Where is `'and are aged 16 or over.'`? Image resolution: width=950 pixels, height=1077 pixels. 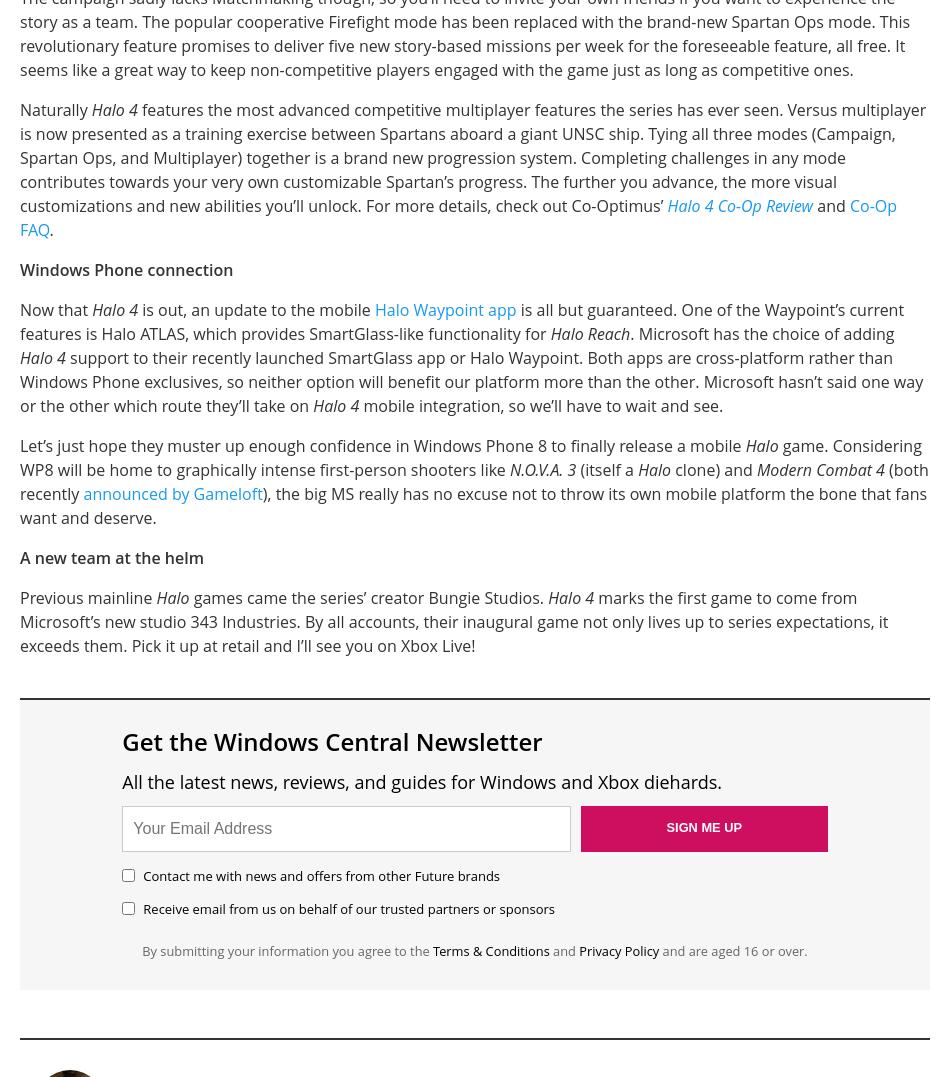
'and are aged 16 or over.' is located at coordinates (732, 949).